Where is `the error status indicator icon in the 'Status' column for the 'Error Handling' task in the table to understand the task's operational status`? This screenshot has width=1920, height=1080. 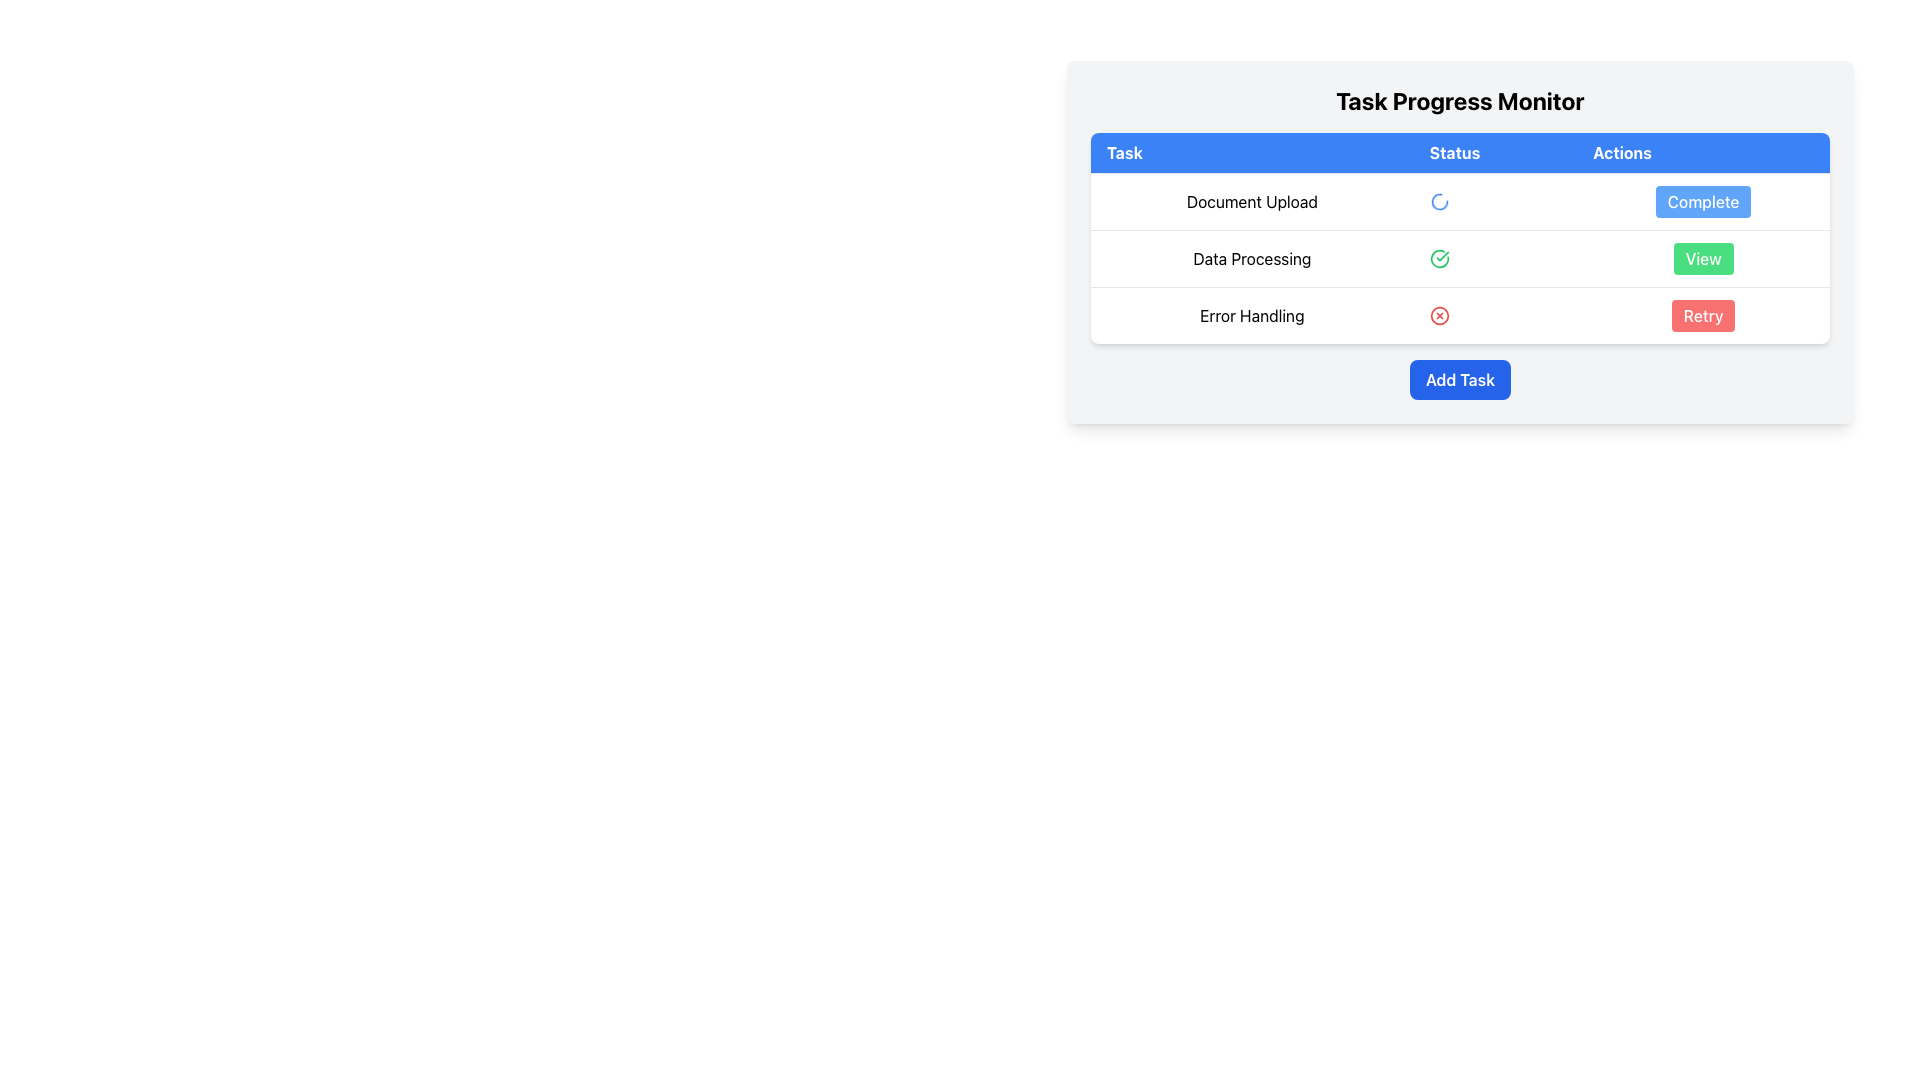
the error status indicator icon in the 'Status' column for the 'Error Handling' task in the table to understand the task's operational status is located at coordinates (1495, 315).